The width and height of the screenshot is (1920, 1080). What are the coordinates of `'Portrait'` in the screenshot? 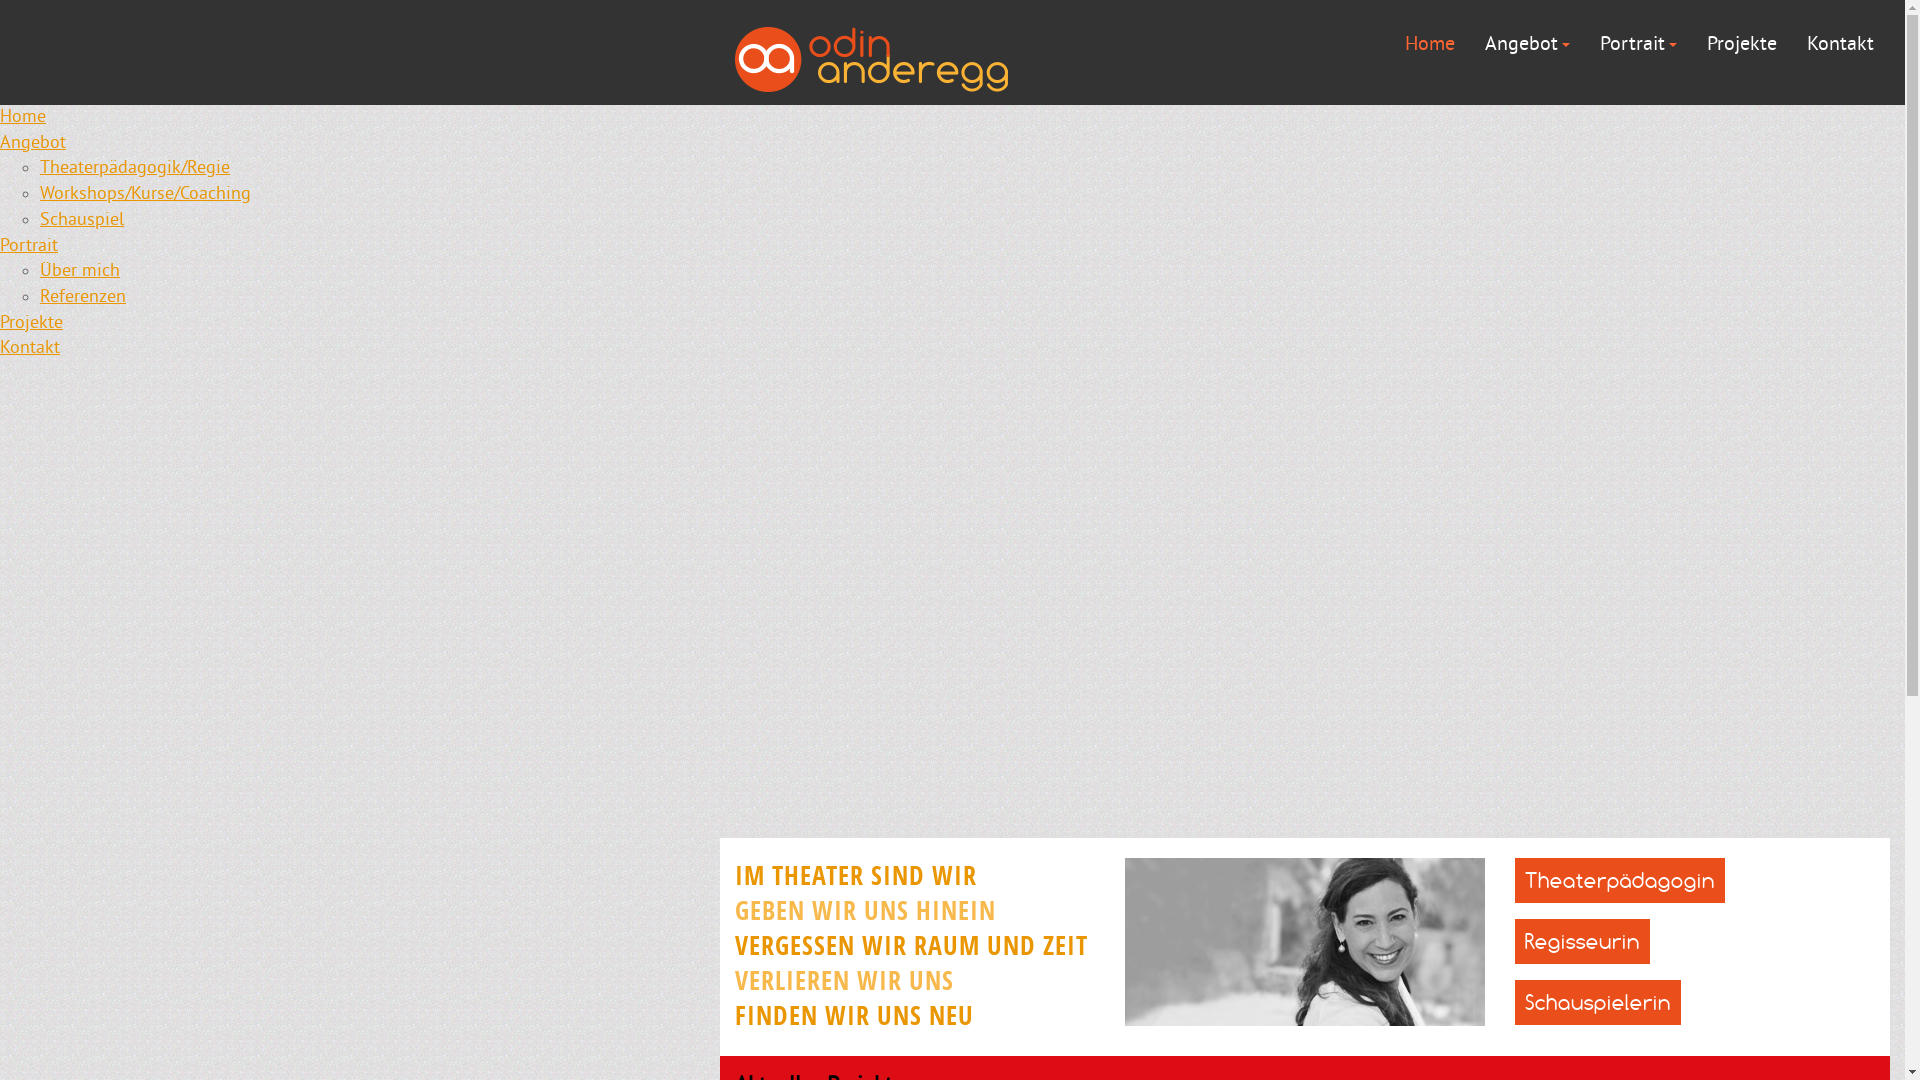 It's located at (1638, 43).